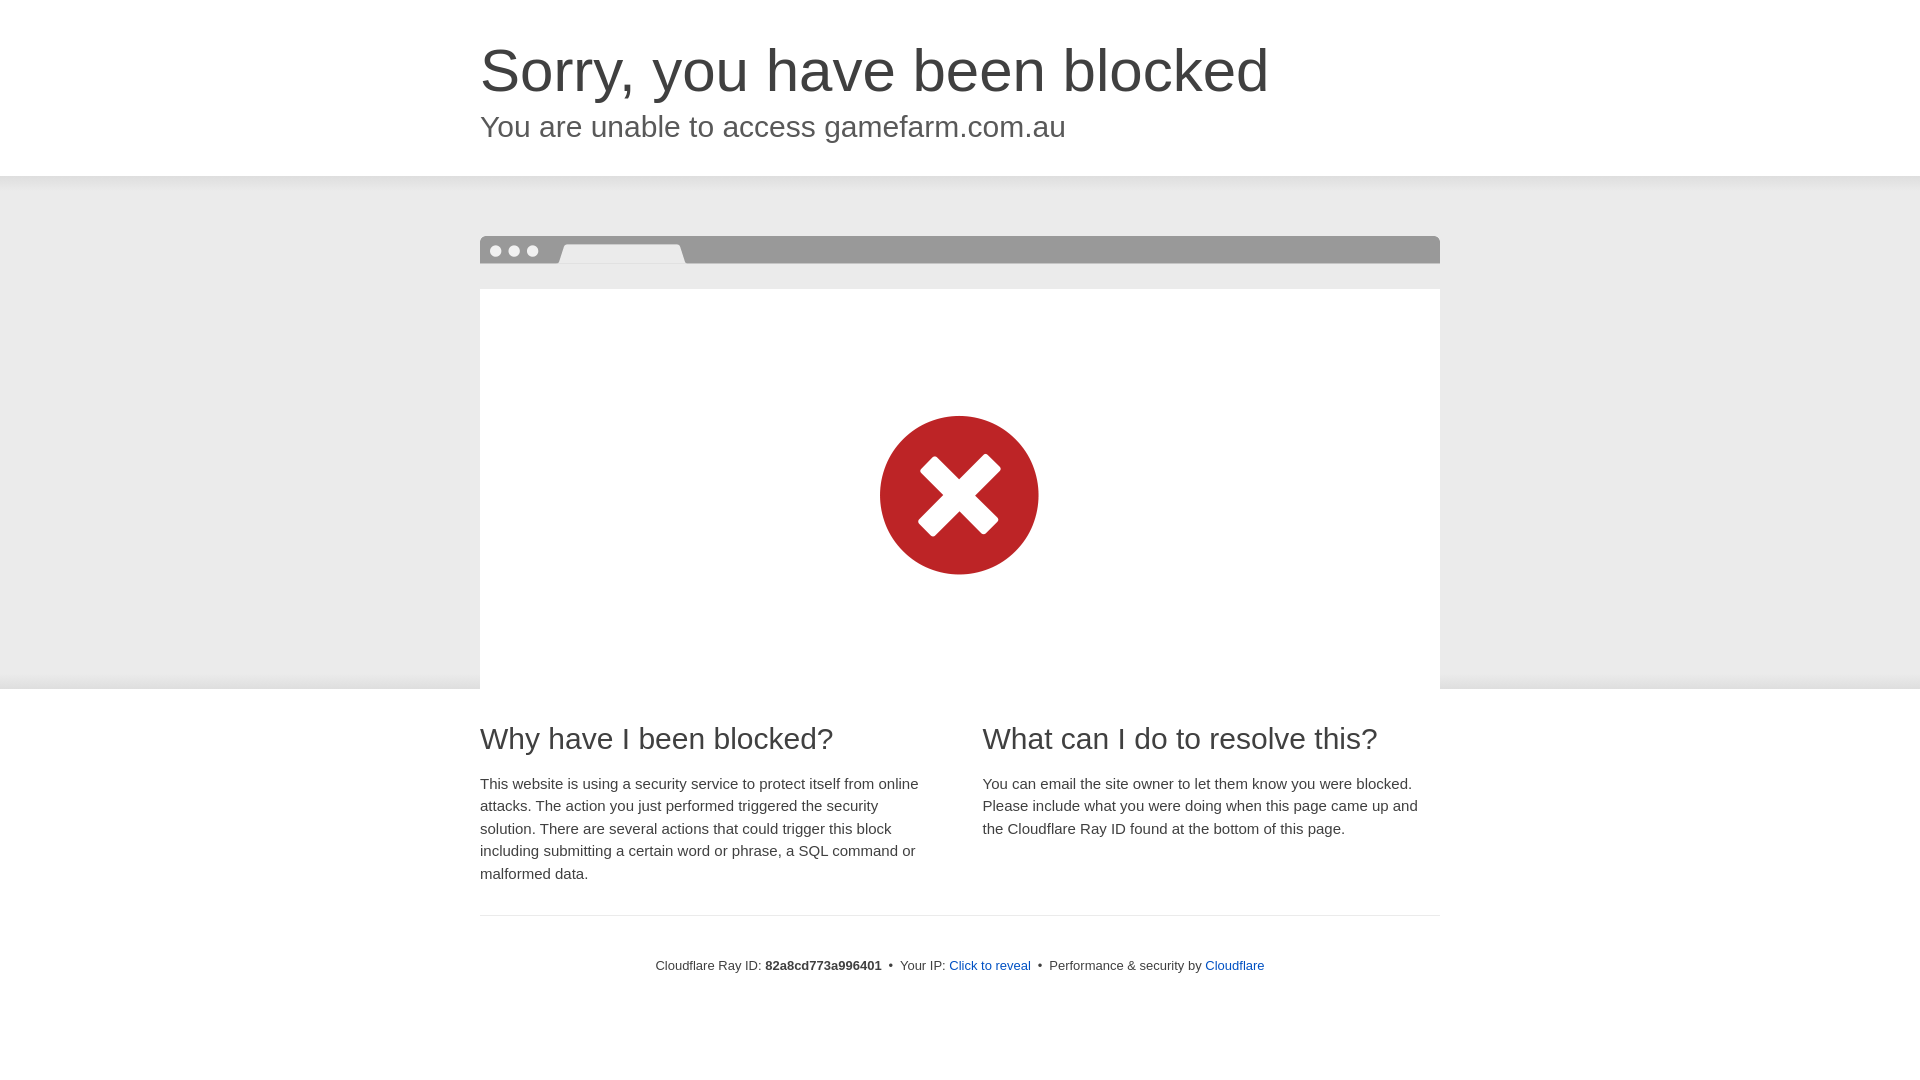  Describe the element at coordinates (1203, 964) in the screenshot. I see `'Cloudflare'` at that location.